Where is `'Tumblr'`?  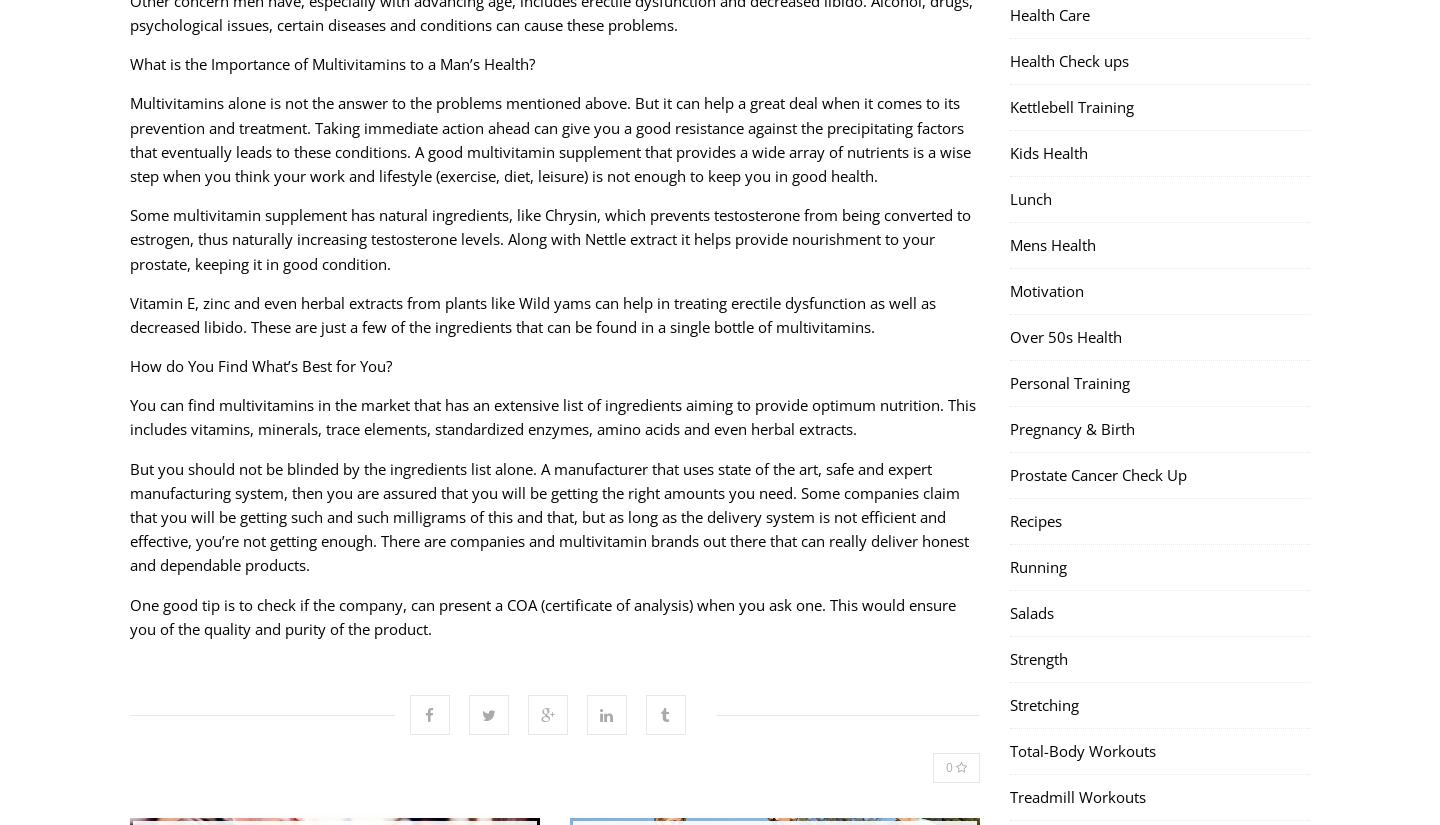
'Tumblr' is located at coordinates (665, 665).